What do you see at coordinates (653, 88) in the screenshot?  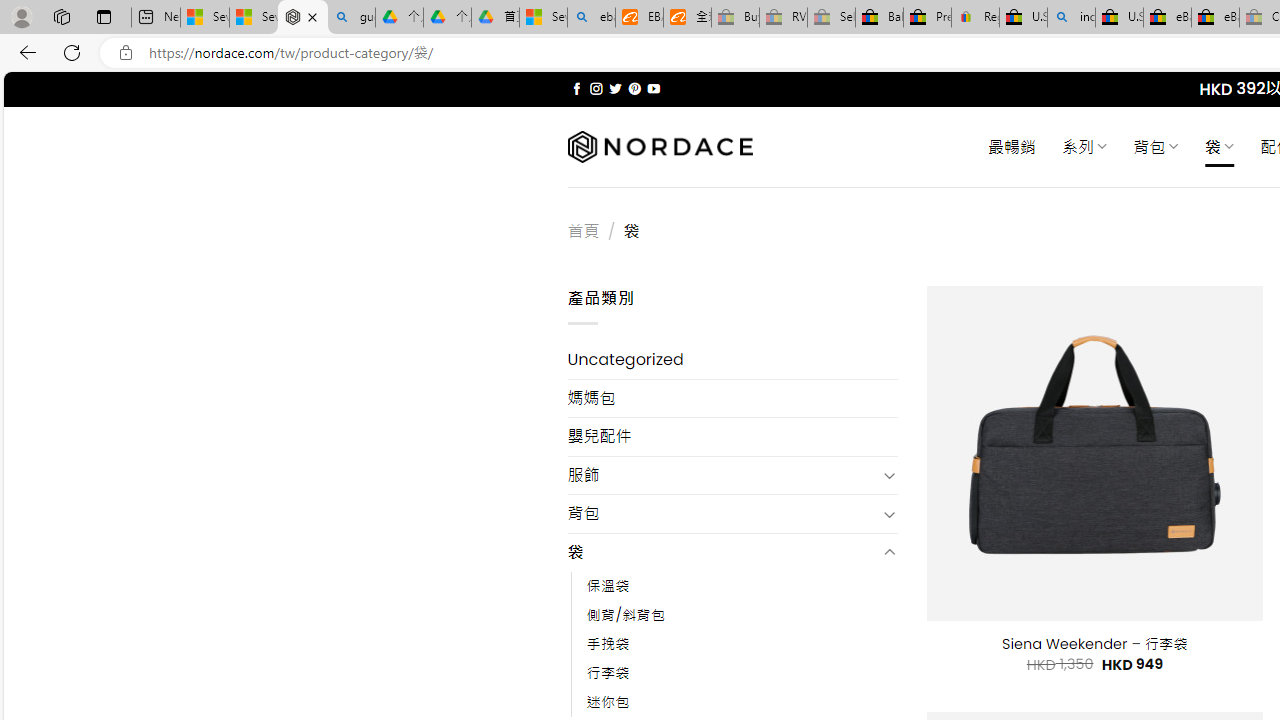 I see `'Follow on YouTube'` at bounding box center [653, 88].